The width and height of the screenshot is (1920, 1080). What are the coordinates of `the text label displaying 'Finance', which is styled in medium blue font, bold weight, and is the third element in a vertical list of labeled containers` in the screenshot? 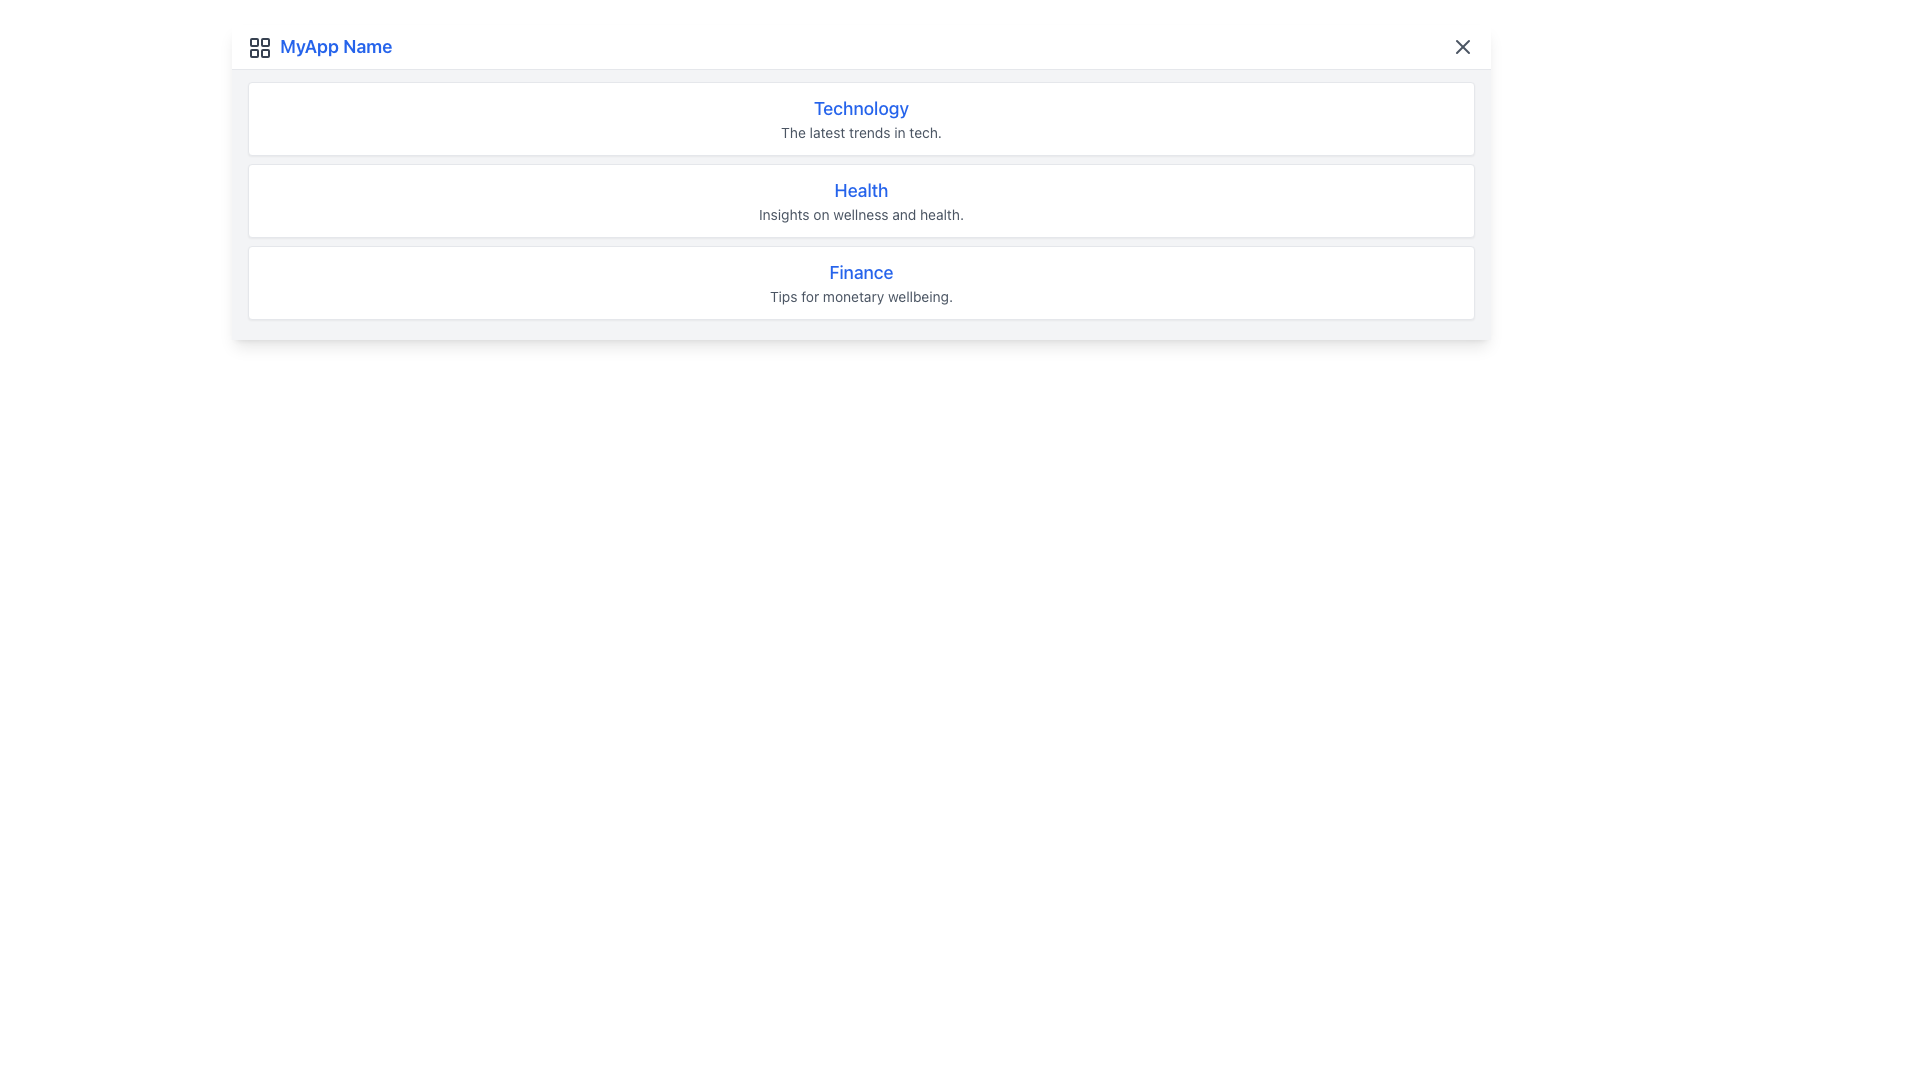 It's located at (861, 273).